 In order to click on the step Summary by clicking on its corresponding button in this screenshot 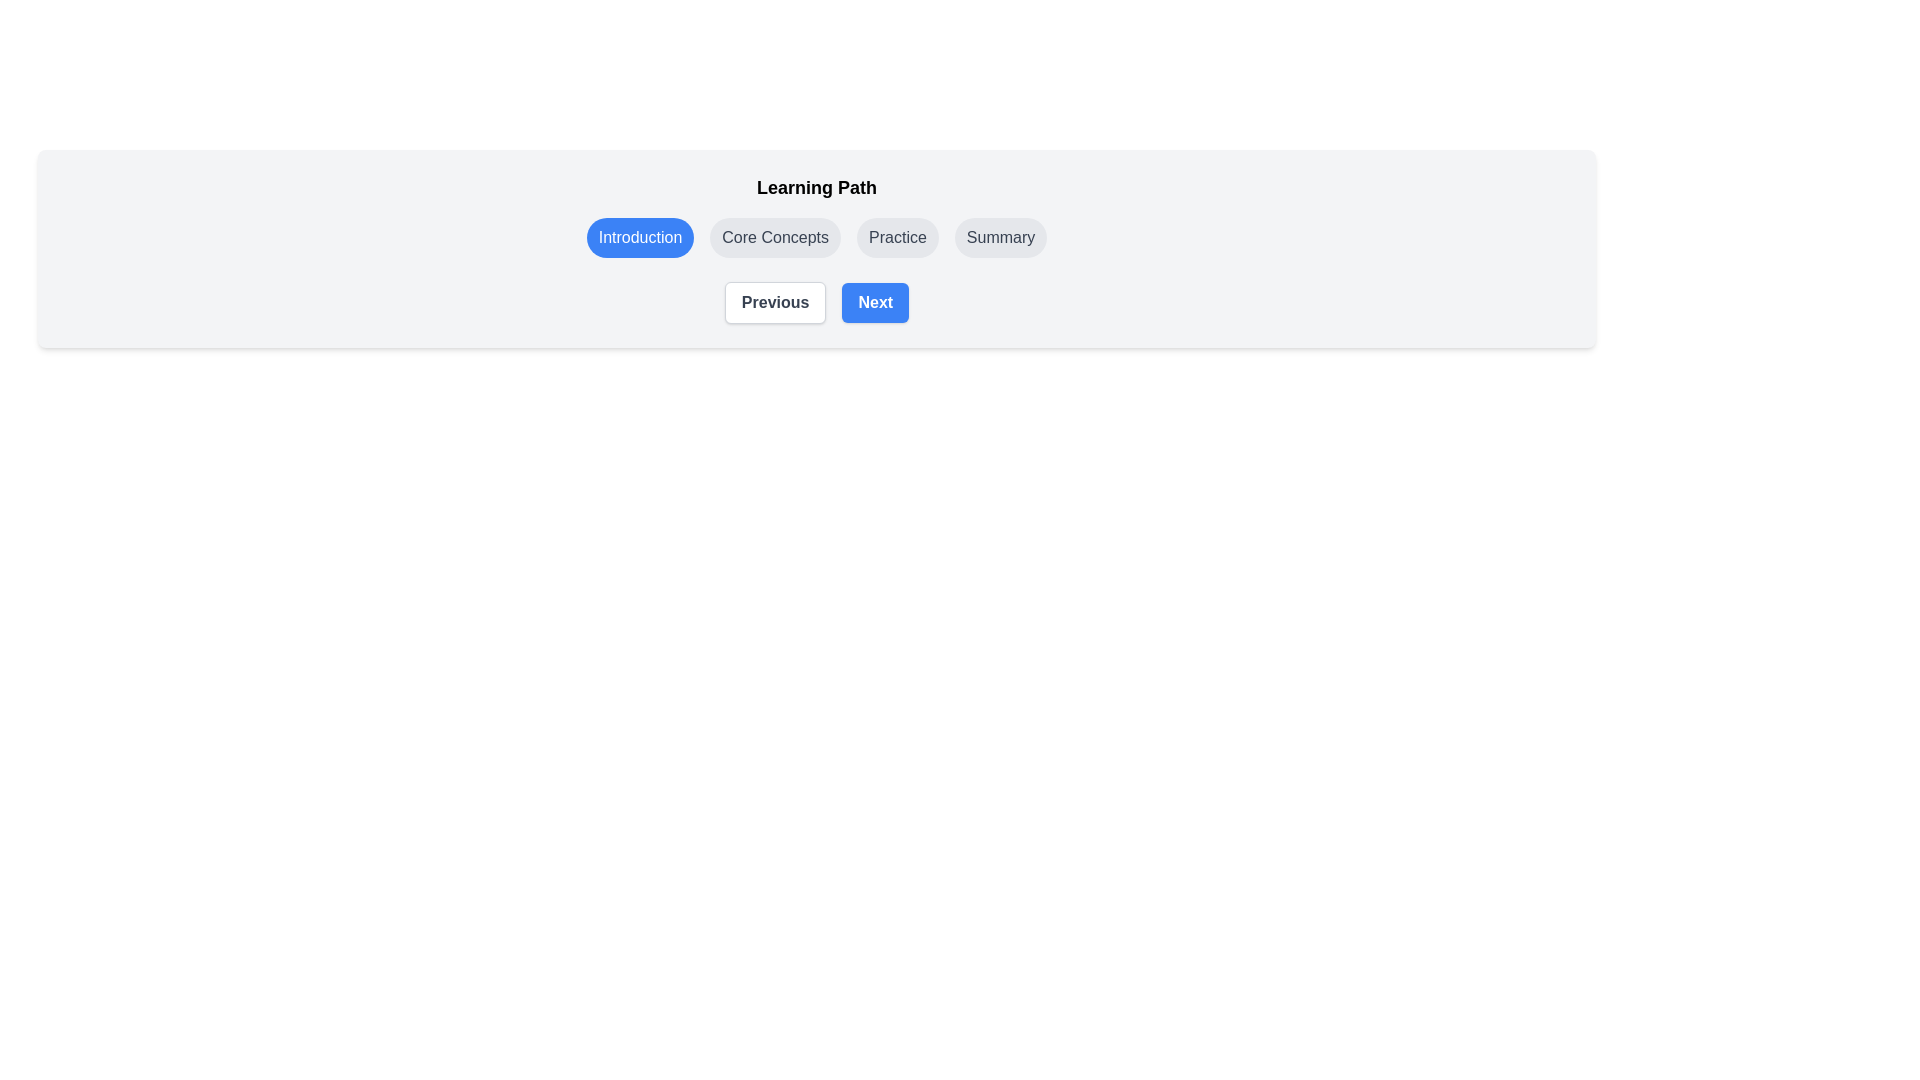, I will do `click(1001, 237)`.